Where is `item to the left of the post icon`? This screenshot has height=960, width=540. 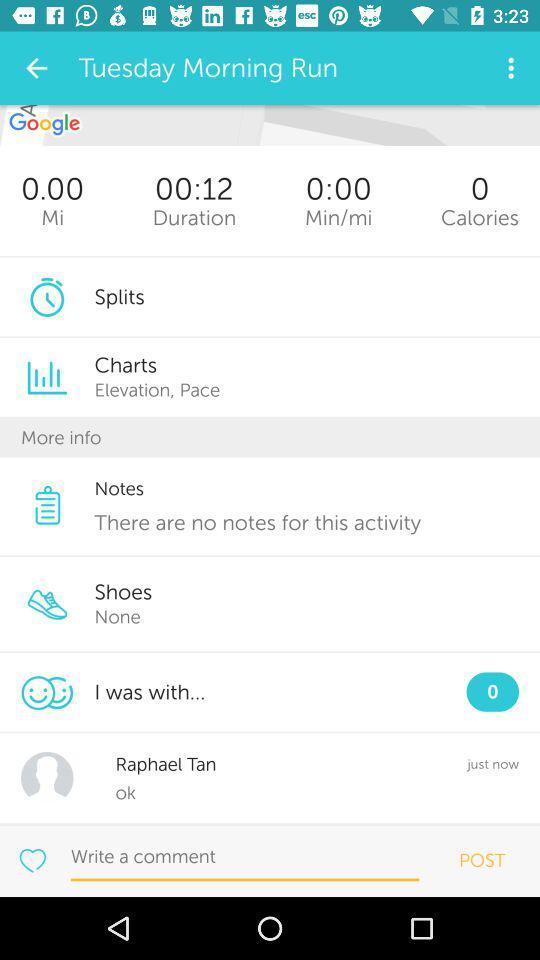 item to the left of the post icon is located at coordinates (245, 856).